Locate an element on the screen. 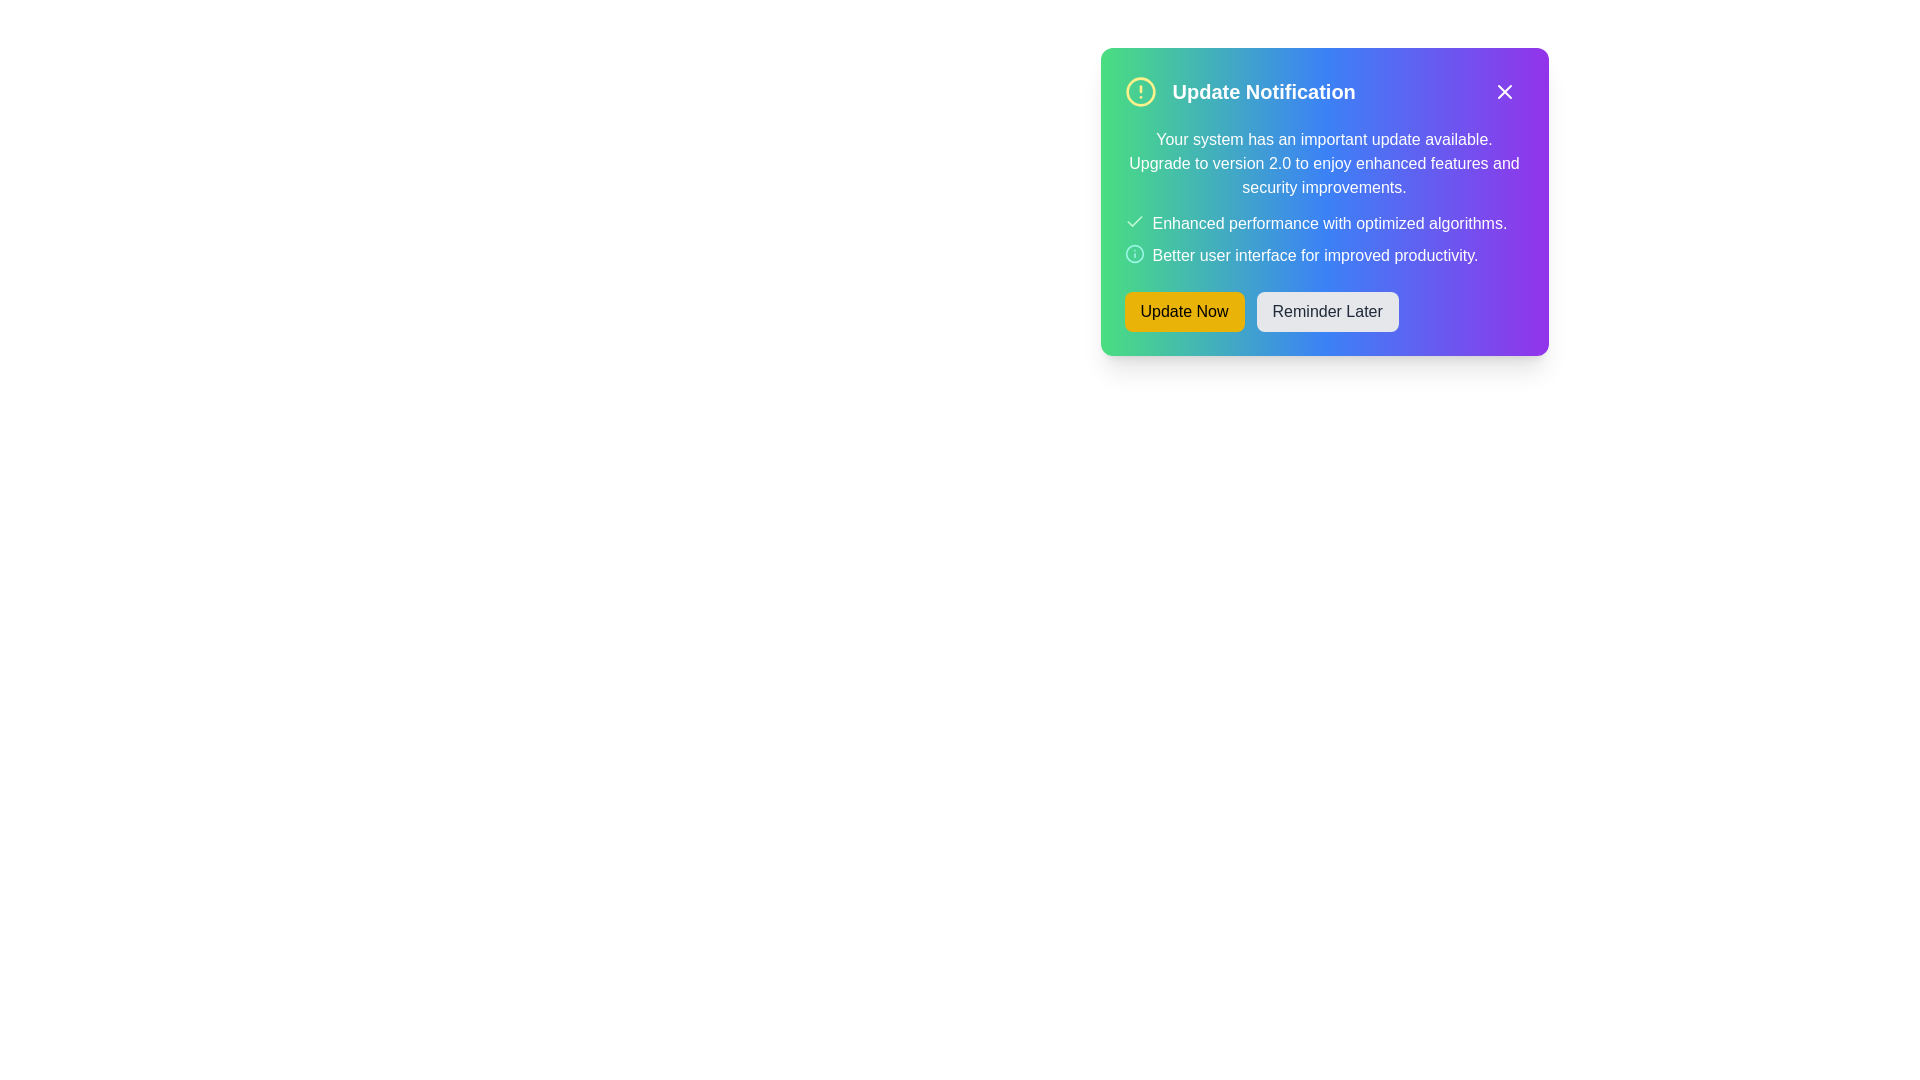  the alert notification icon located to the left of the 'Update Notification' title in the notification box is located at coordinates (1140, 92).